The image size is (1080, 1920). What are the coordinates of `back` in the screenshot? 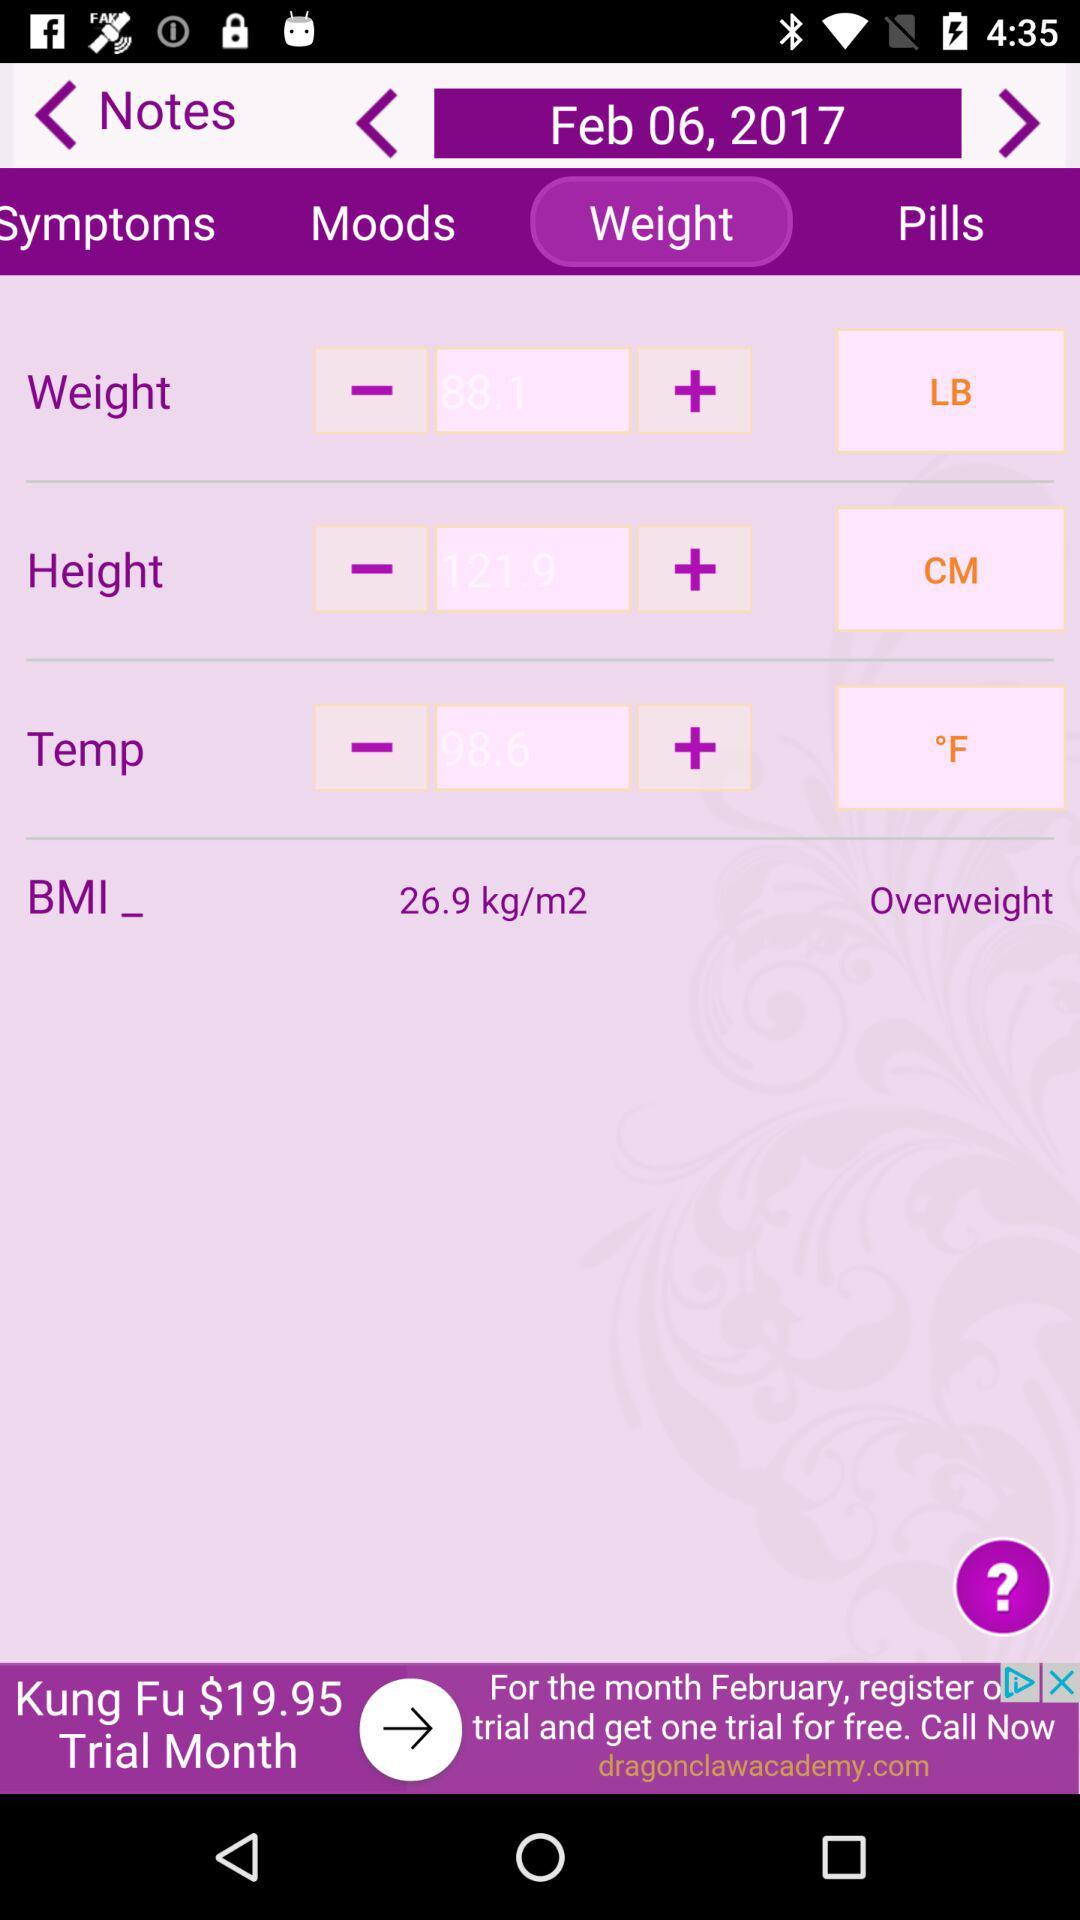 It's located at (376, 122).